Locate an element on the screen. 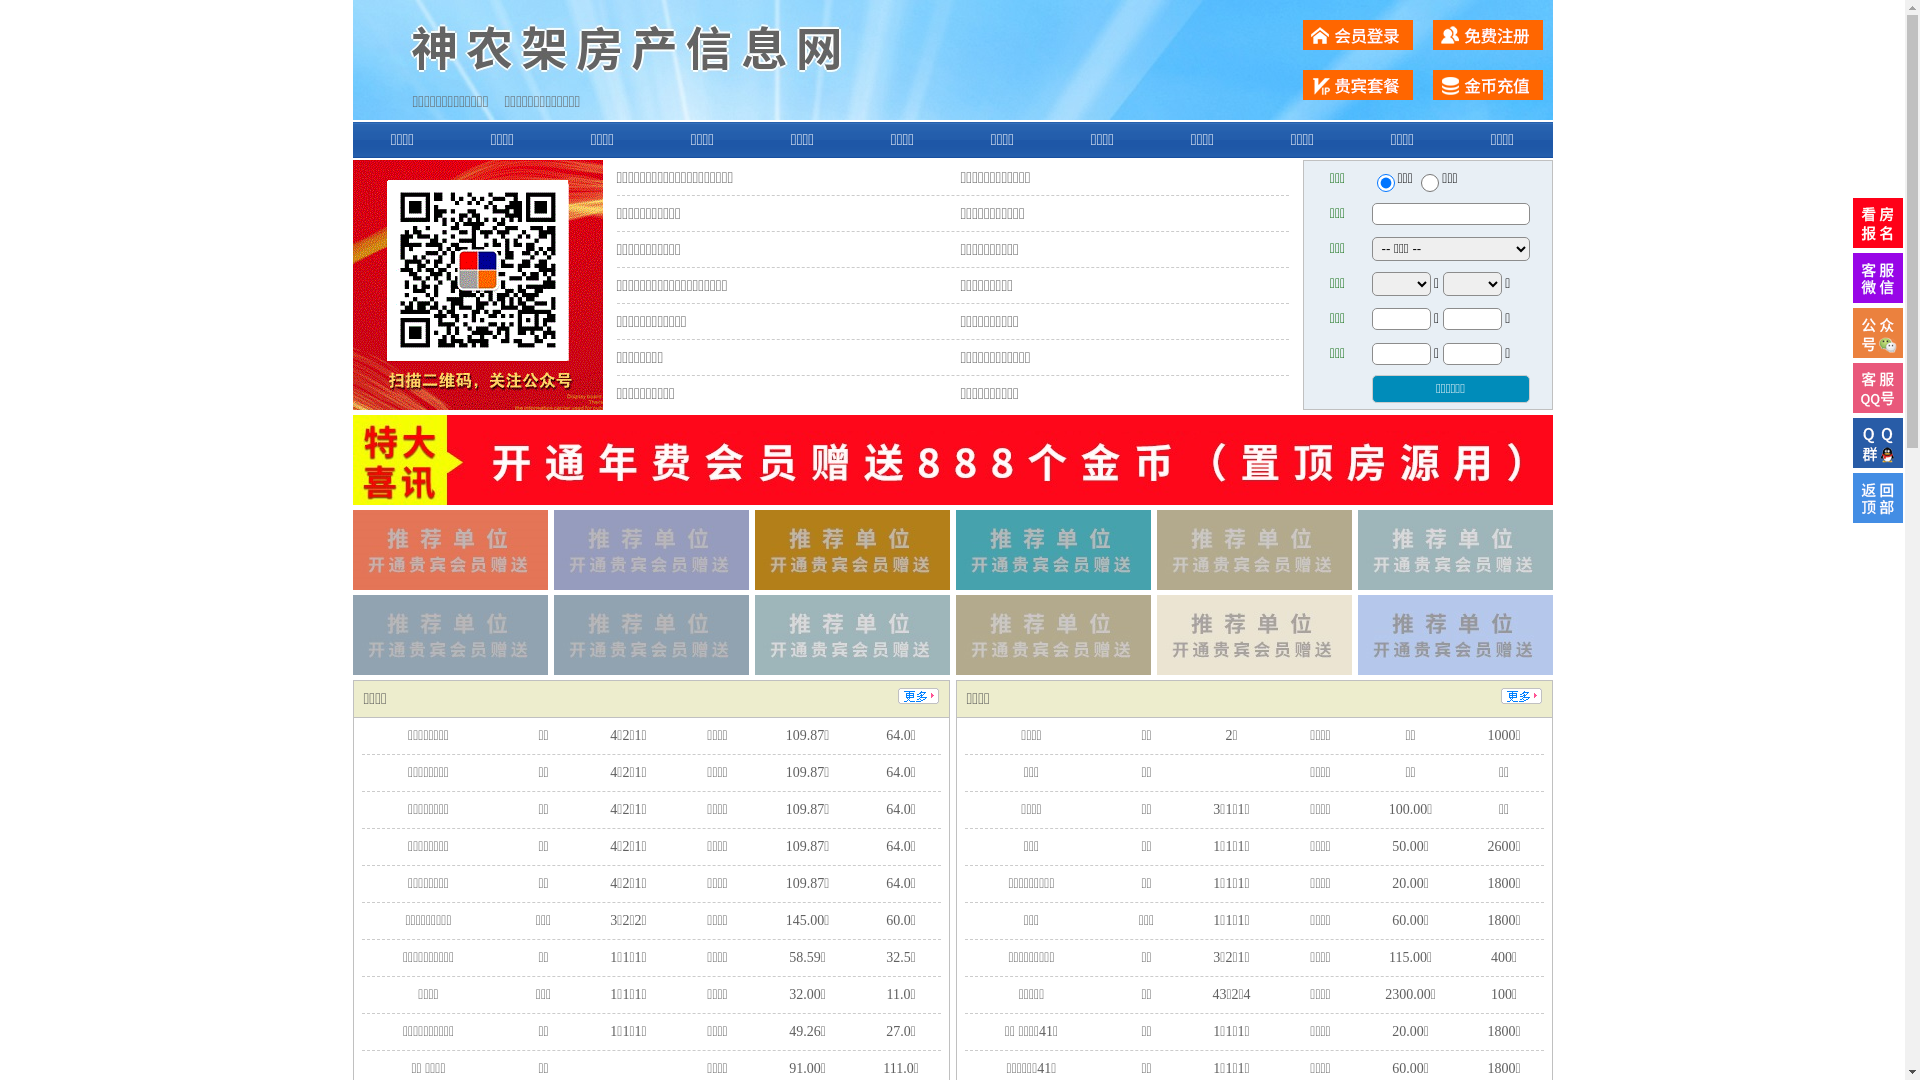 The height and width of the screenshot is (1080, 1920). 'ershou' is located at coordinates (1384, 182).